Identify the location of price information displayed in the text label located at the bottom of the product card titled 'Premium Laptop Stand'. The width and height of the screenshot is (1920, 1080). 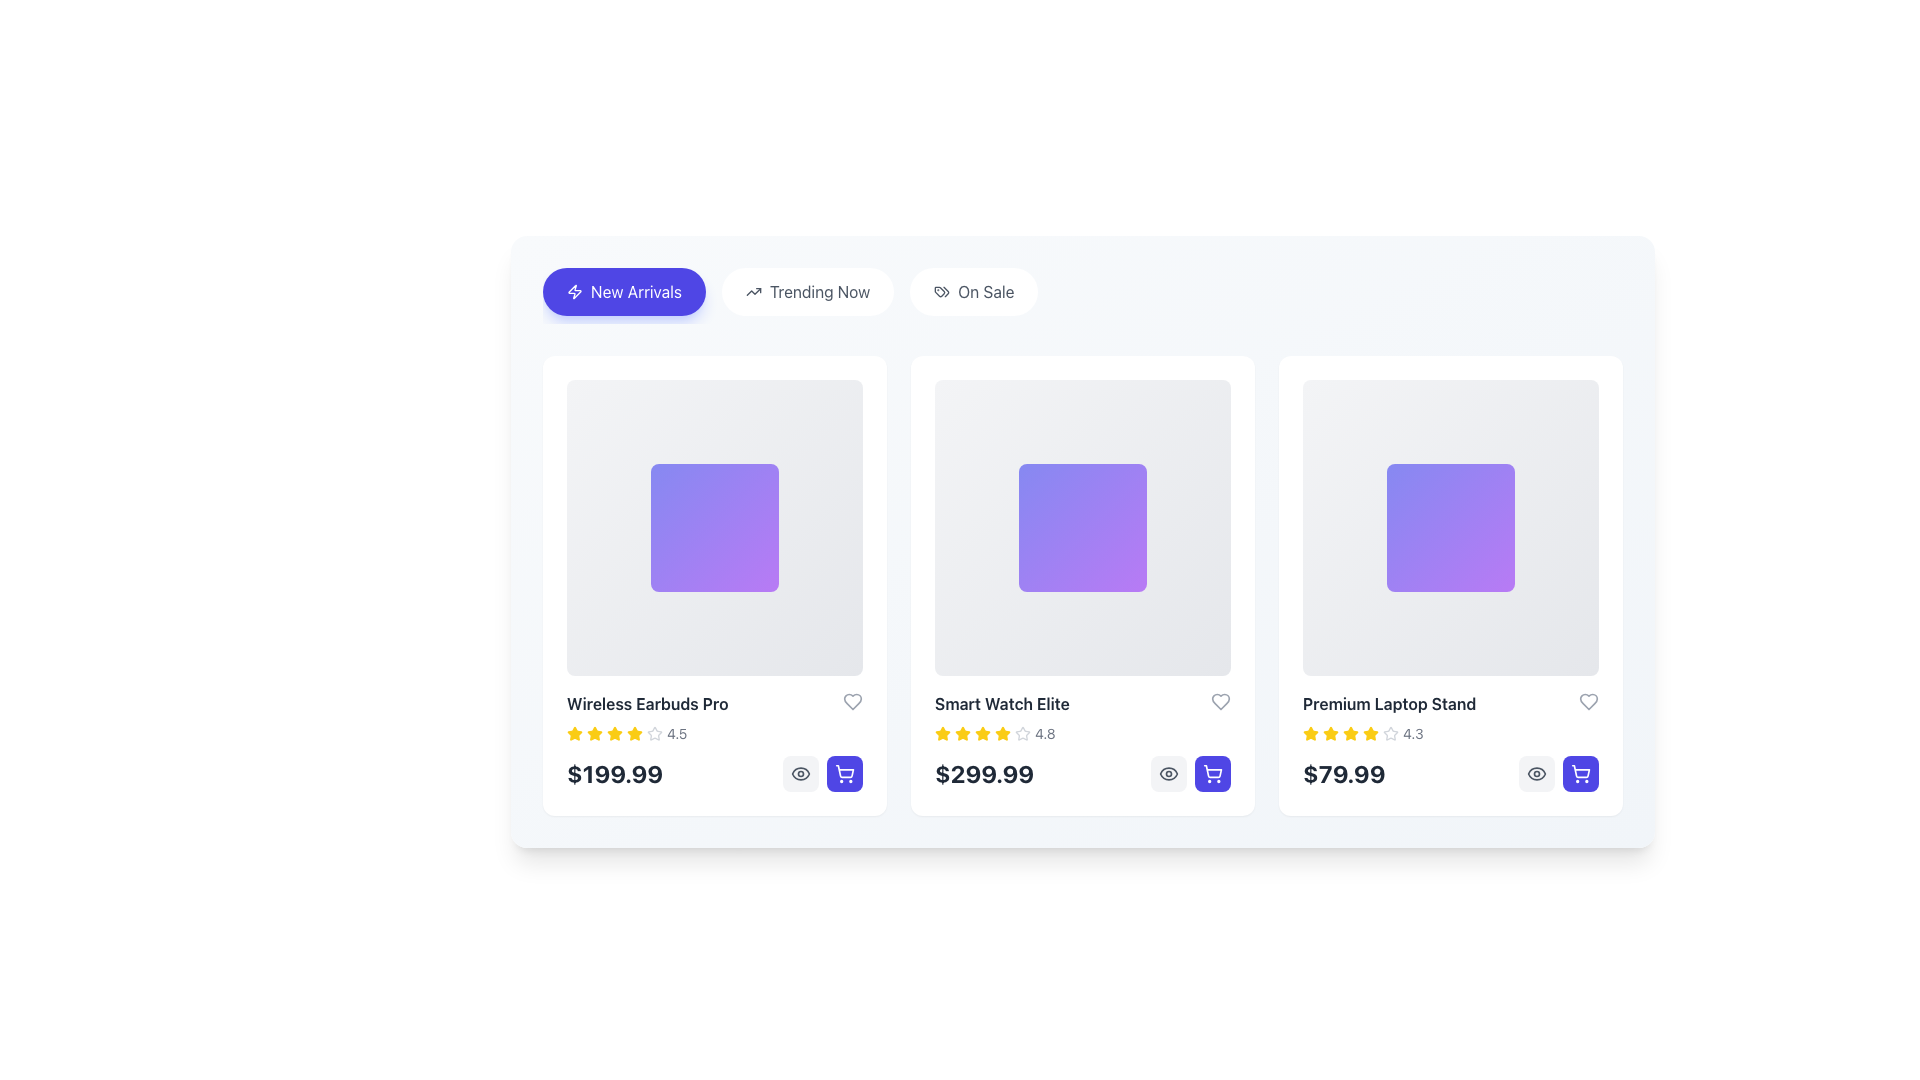
(1344, 773).